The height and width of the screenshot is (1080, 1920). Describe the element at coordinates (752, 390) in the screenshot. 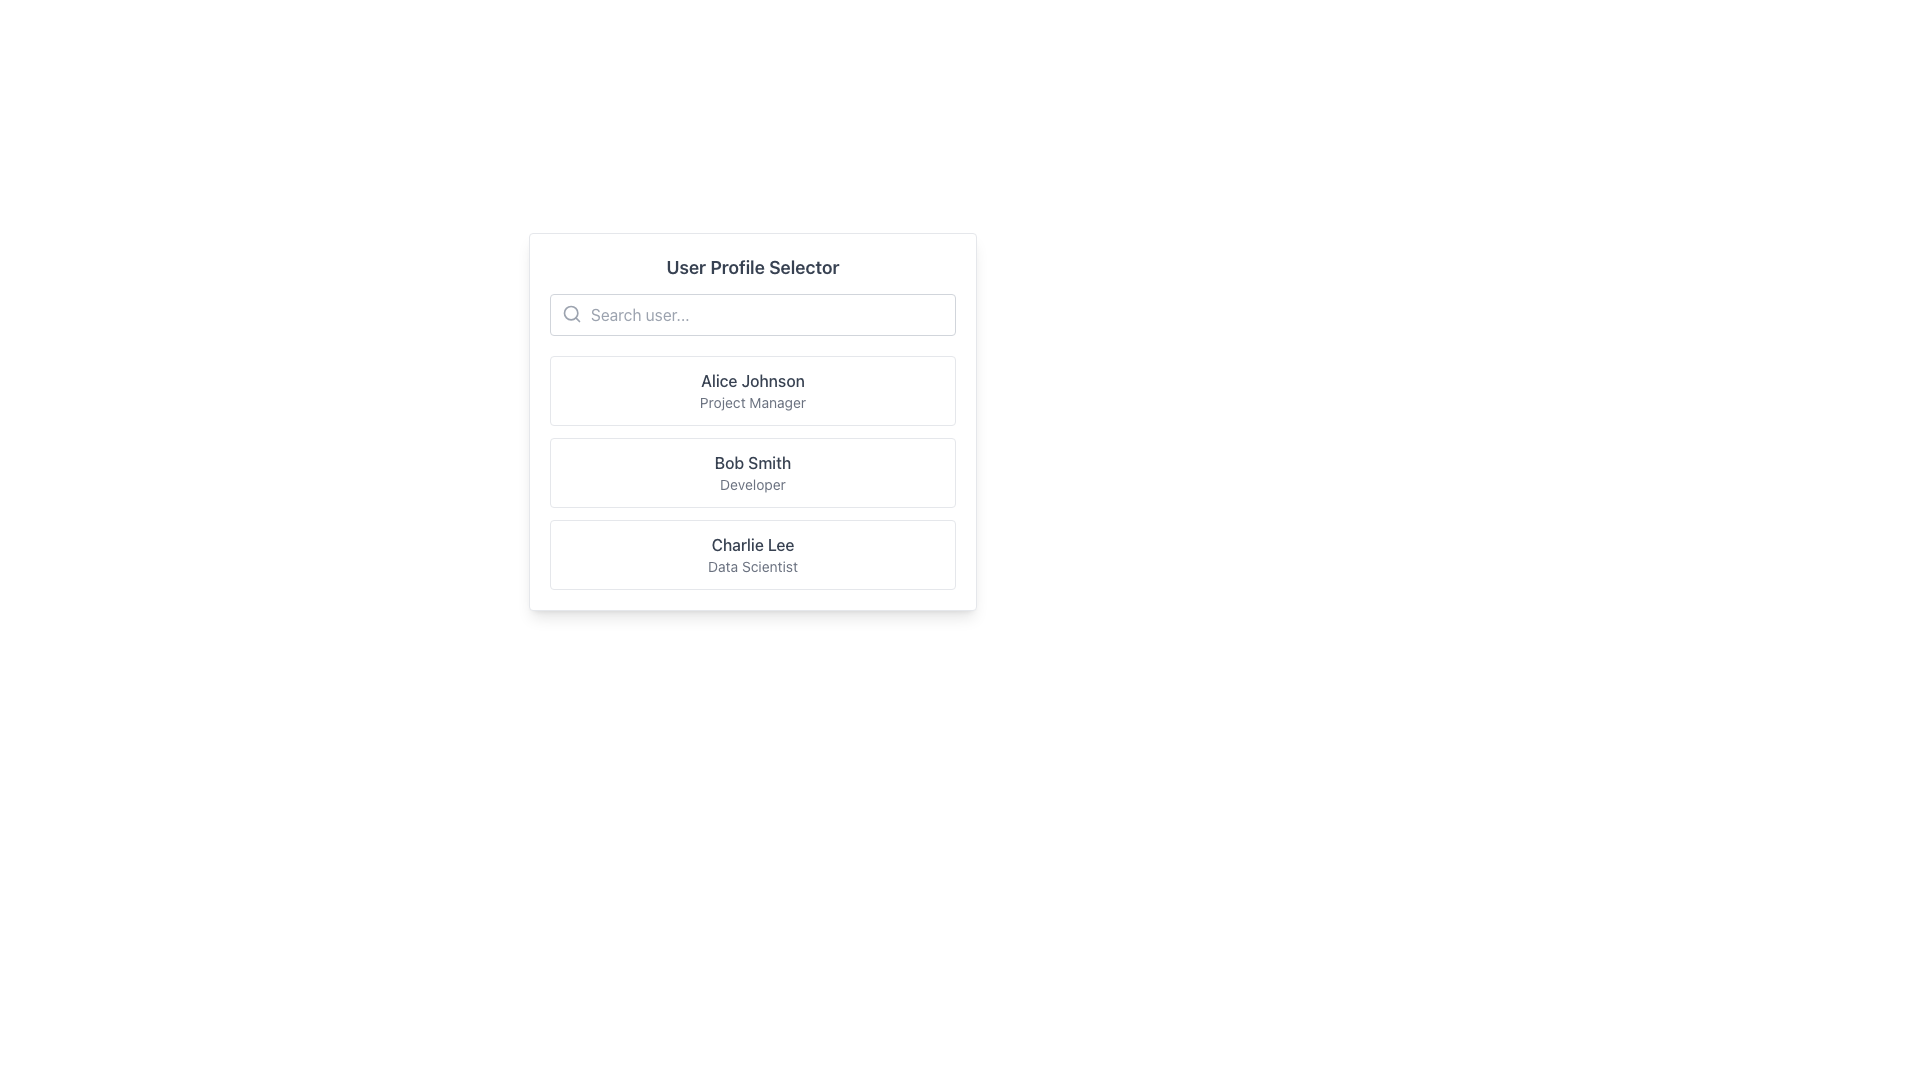

I see `the first selectable user profile option in the user selection module` at that location.